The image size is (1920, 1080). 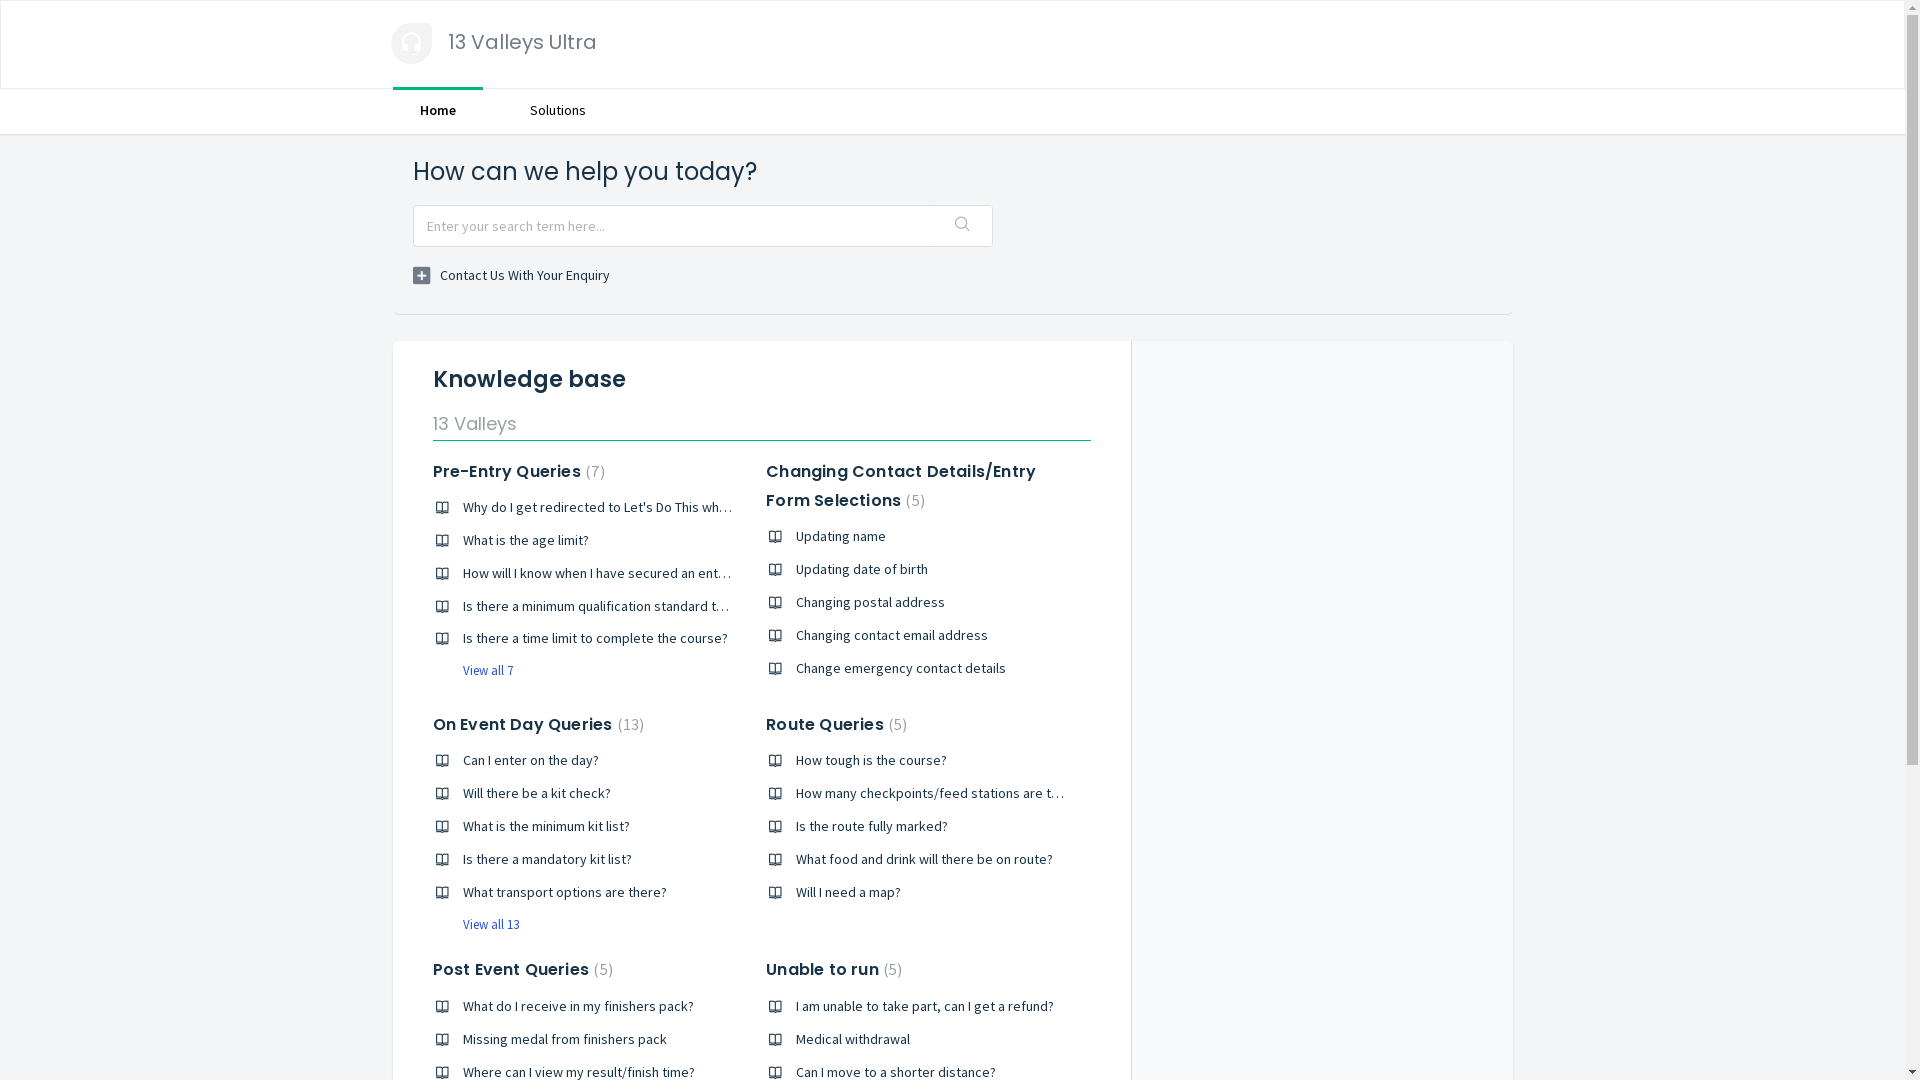 I want to click on 'Changing Contact Details/Entry Form Selections 5', so click(x=900, y=486).